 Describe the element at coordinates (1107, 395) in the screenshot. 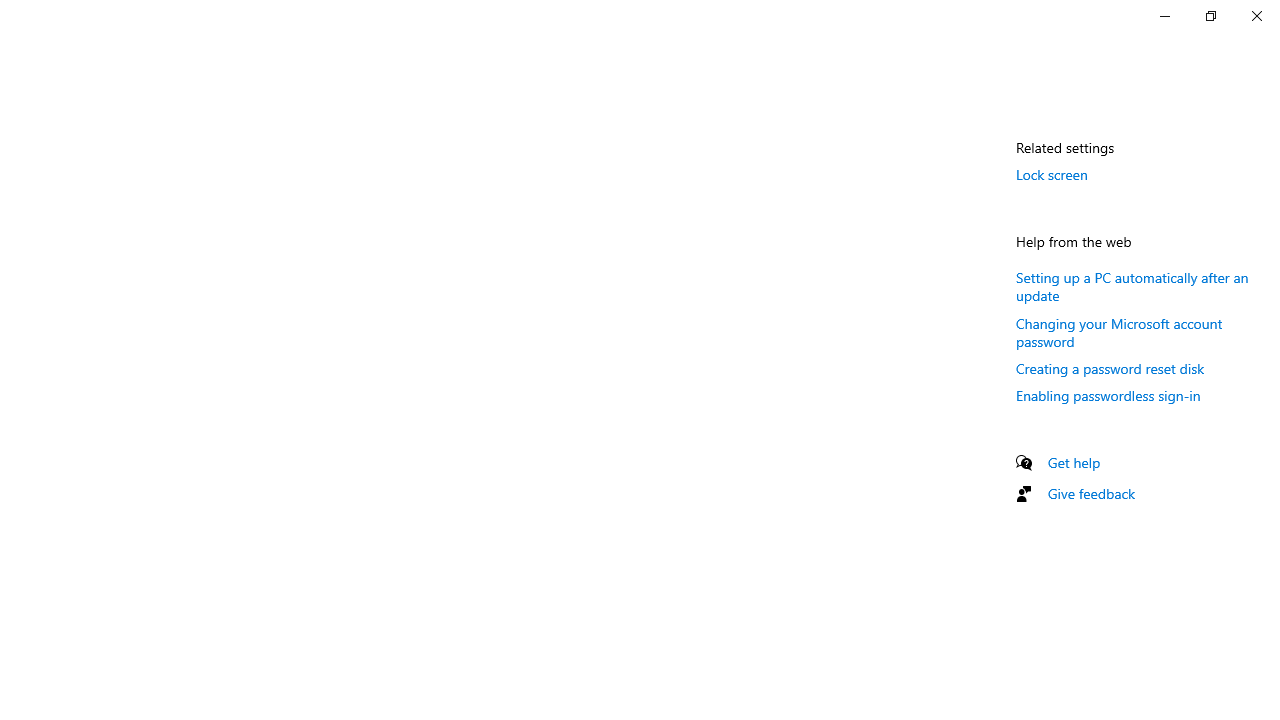

I see `'Enabling passwordless sign-in'` at that location.